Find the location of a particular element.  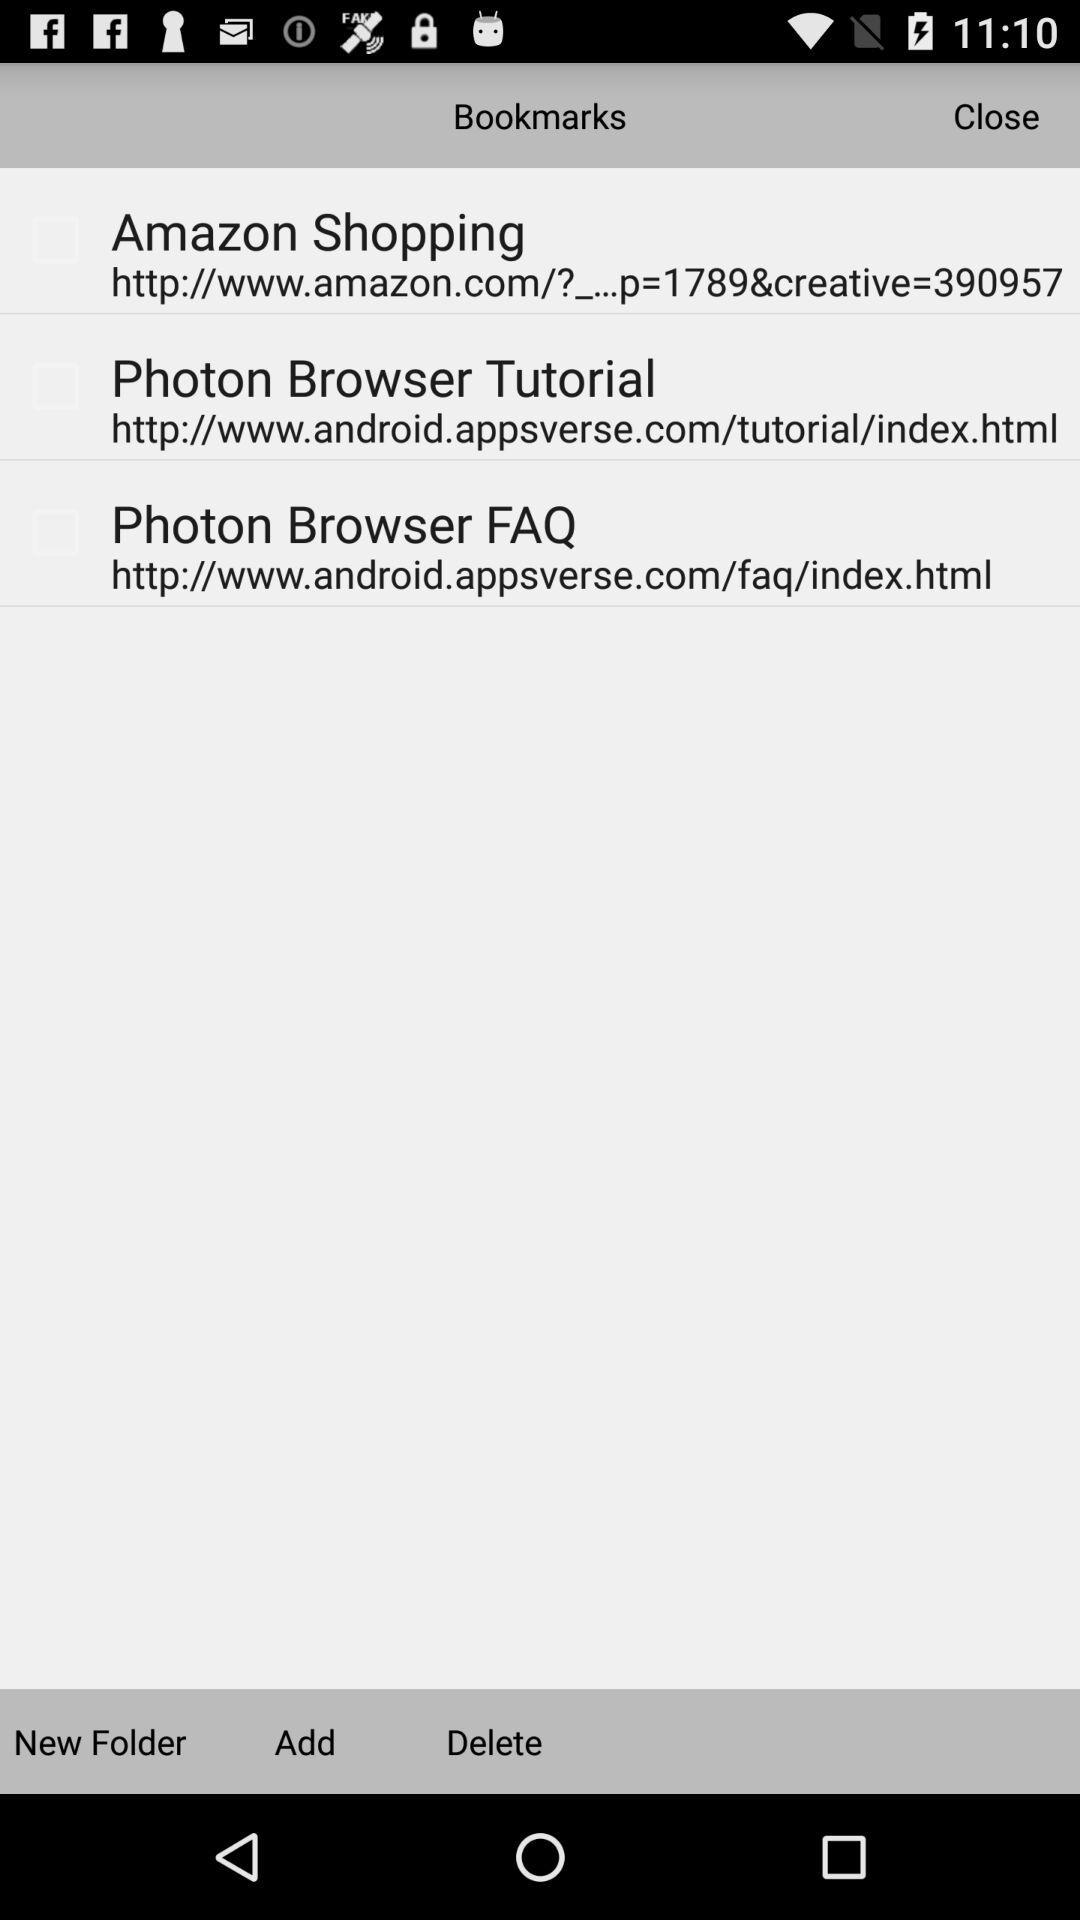

the minus icon is located at coordinates (1019, 216).